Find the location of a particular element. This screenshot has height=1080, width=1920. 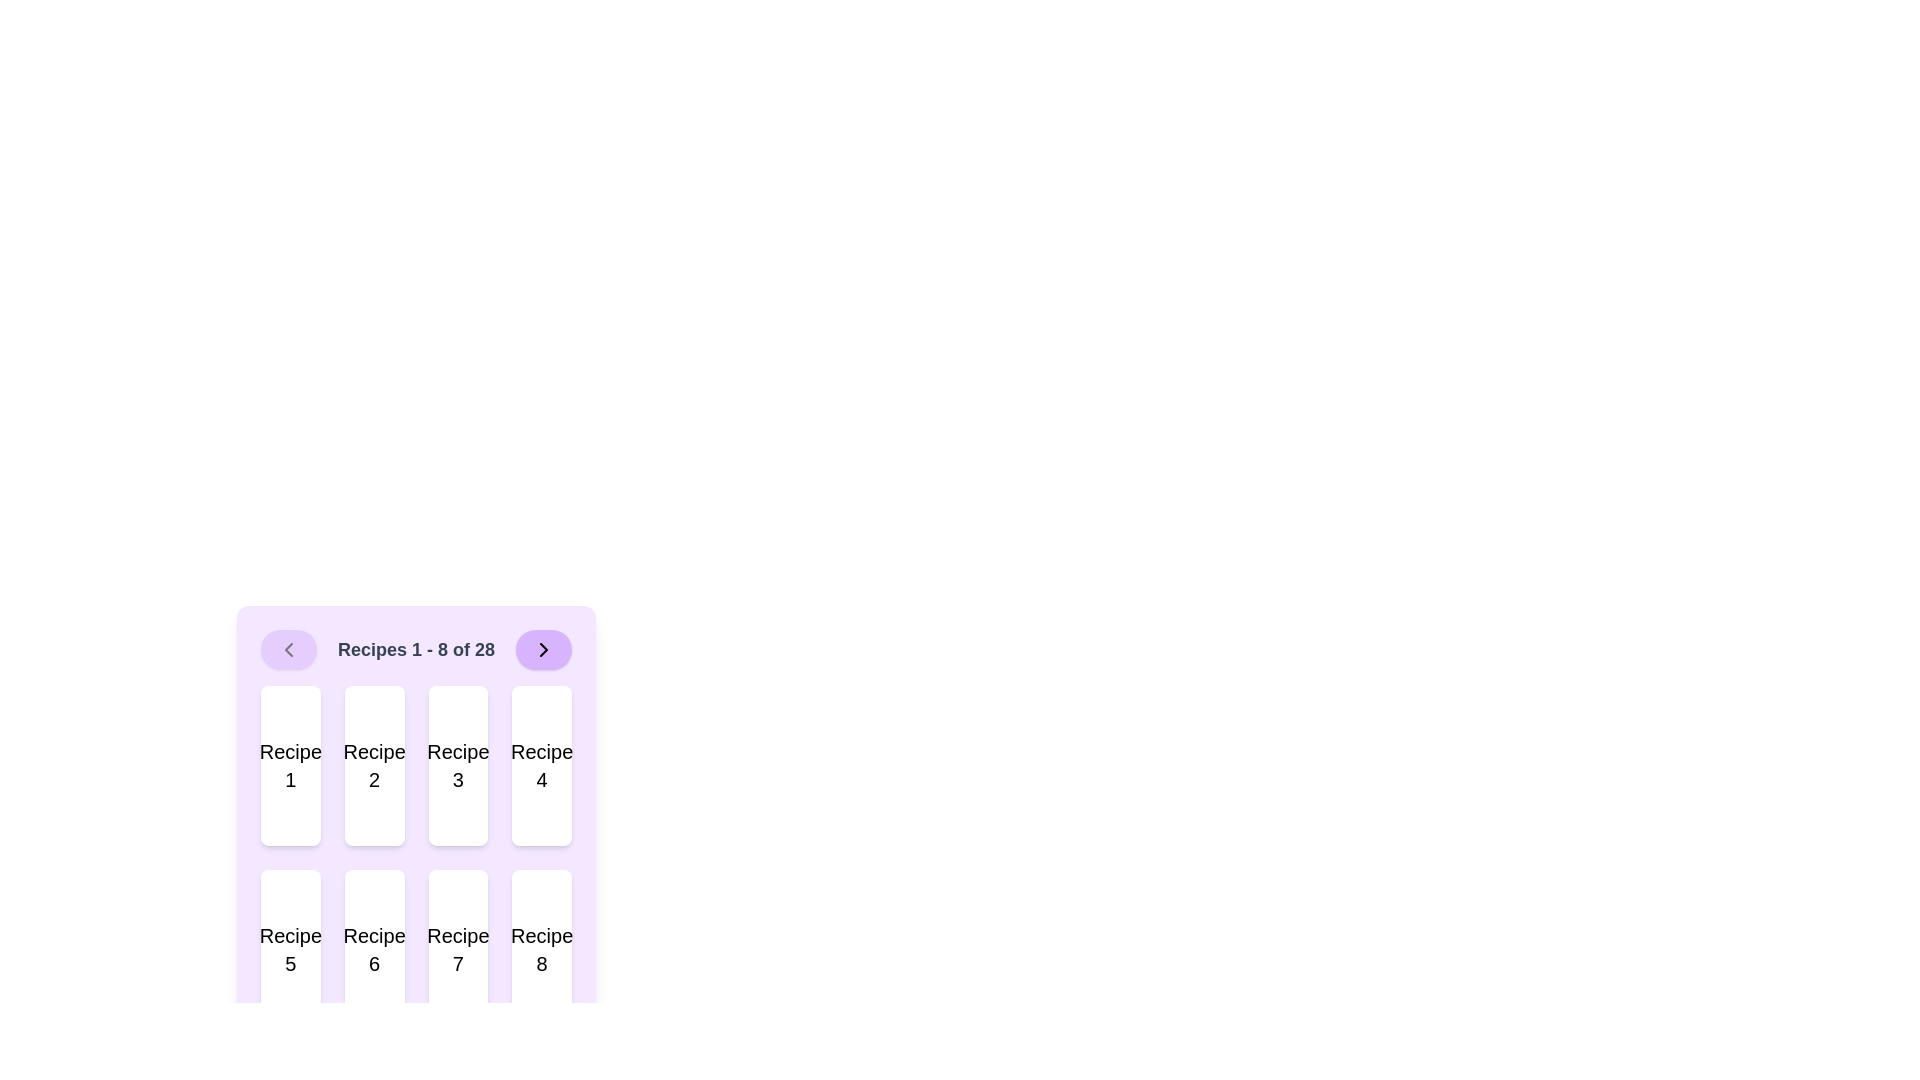

the grid item representing 'Recipe 2' is located at coordinates (374, 765).